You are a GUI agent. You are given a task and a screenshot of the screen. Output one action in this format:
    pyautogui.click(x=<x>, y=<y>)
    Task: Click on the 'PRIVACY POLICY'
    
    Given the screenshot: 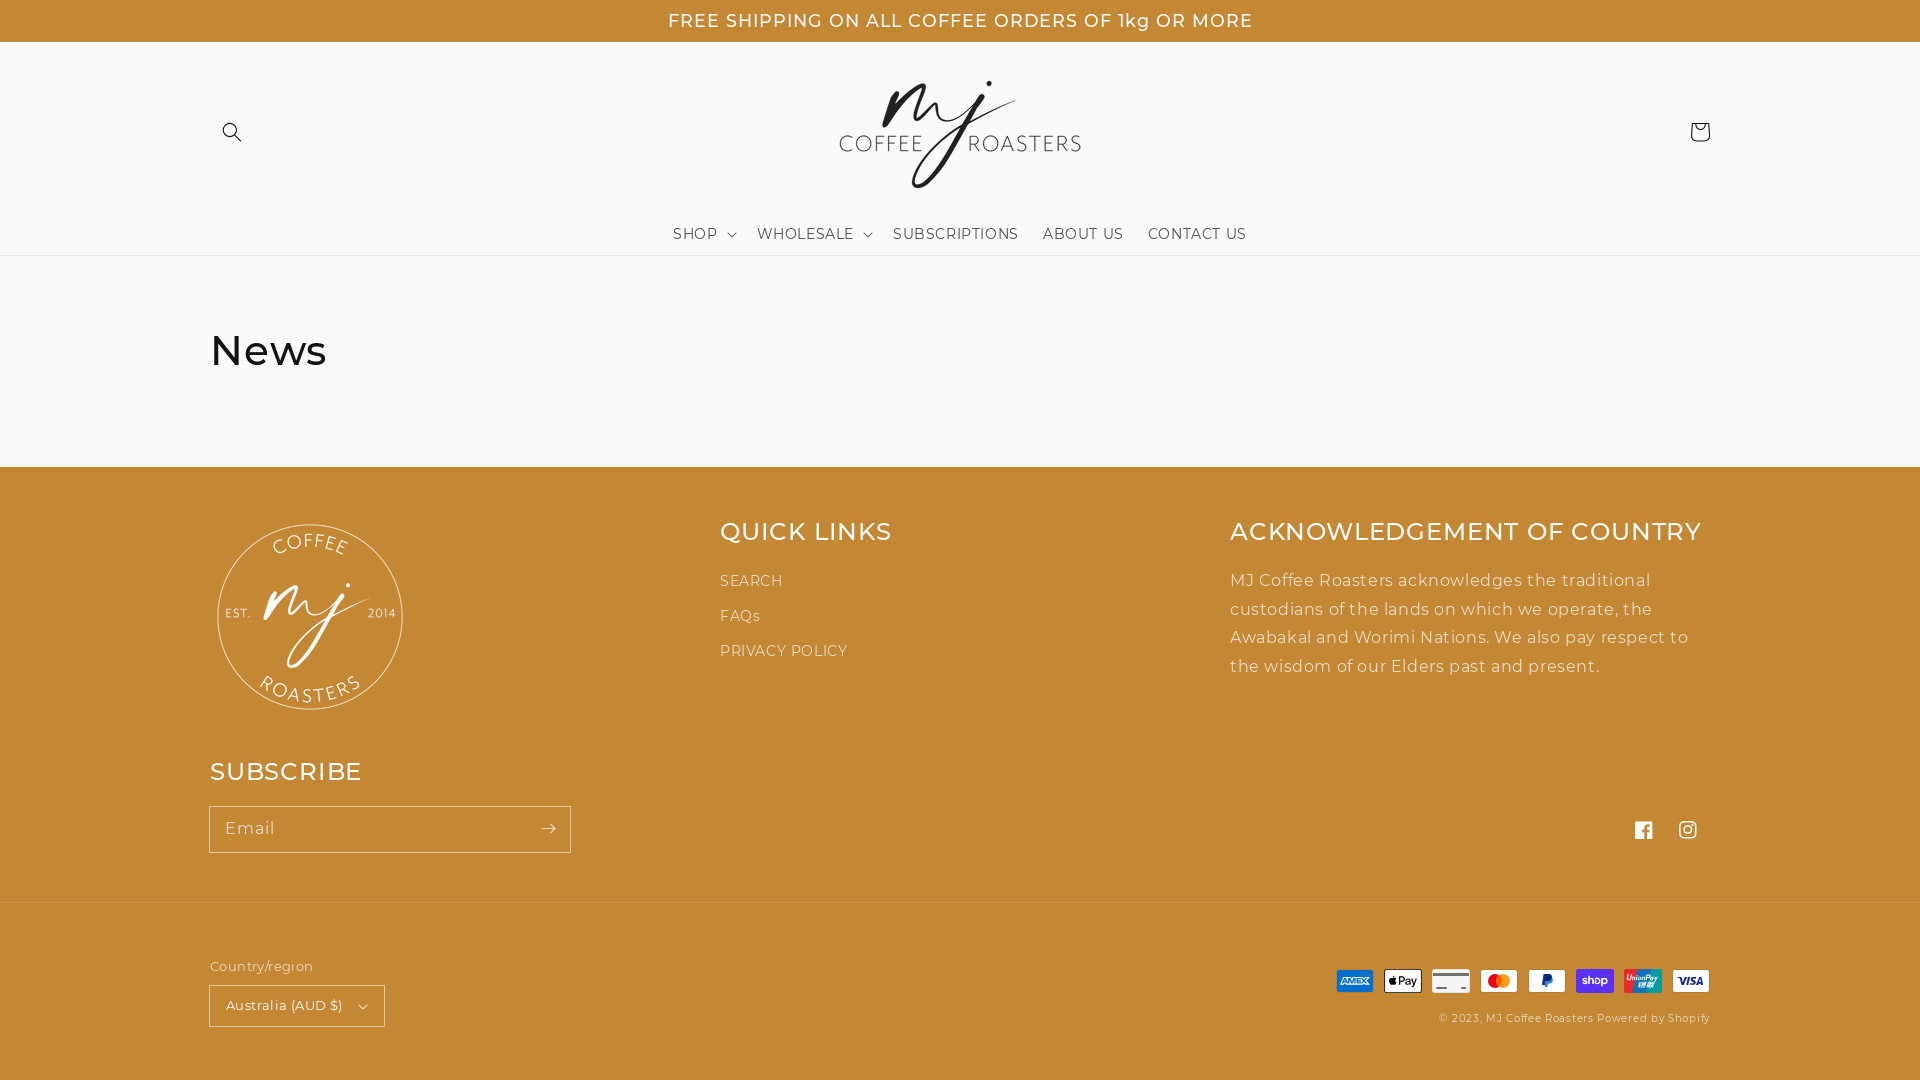 What is the action you would take?
    pyautogui.click(x=720, y=651)
    